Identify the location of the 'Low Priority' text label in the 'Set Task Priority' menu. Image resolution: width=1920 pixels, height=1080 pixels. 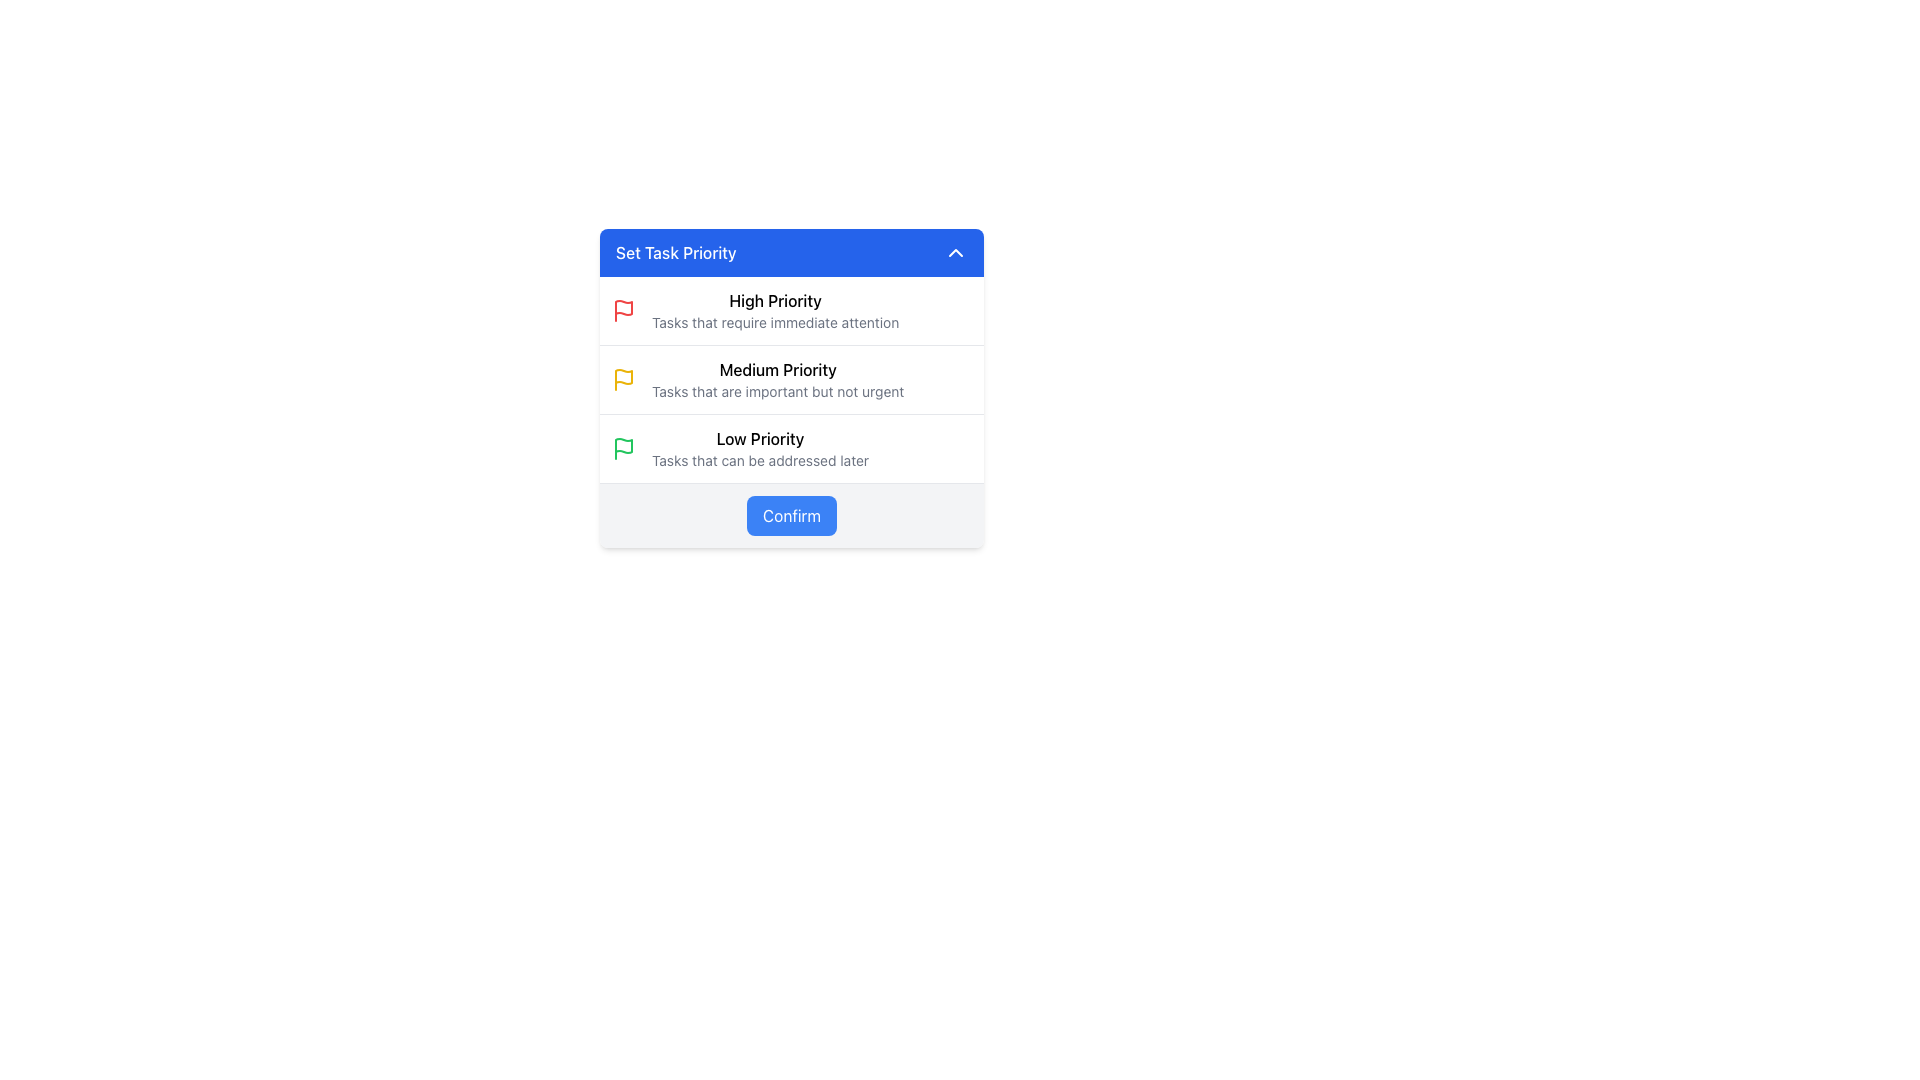
(759, 447).